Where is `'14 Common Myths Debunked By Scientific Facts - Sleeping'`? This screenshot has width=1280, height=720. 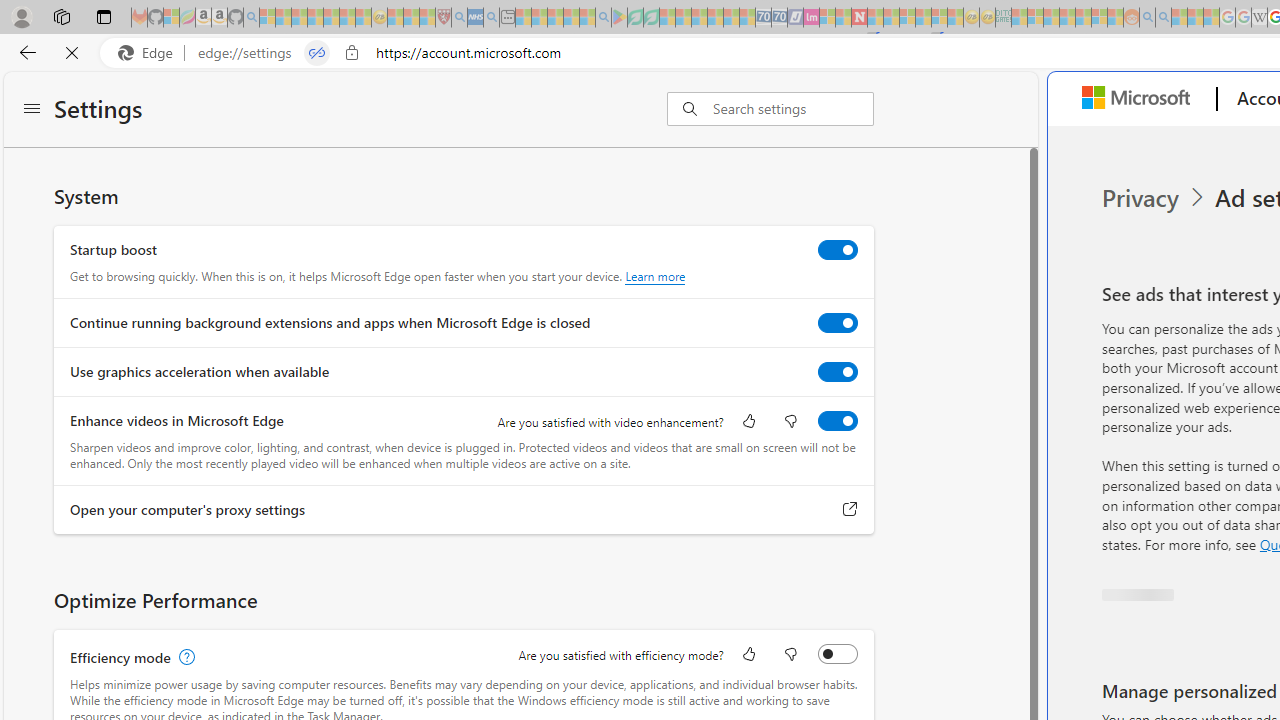
'14 Common Myths Debunked By Scientific Facts - Sleeping' is located at coordinates (890, 17).